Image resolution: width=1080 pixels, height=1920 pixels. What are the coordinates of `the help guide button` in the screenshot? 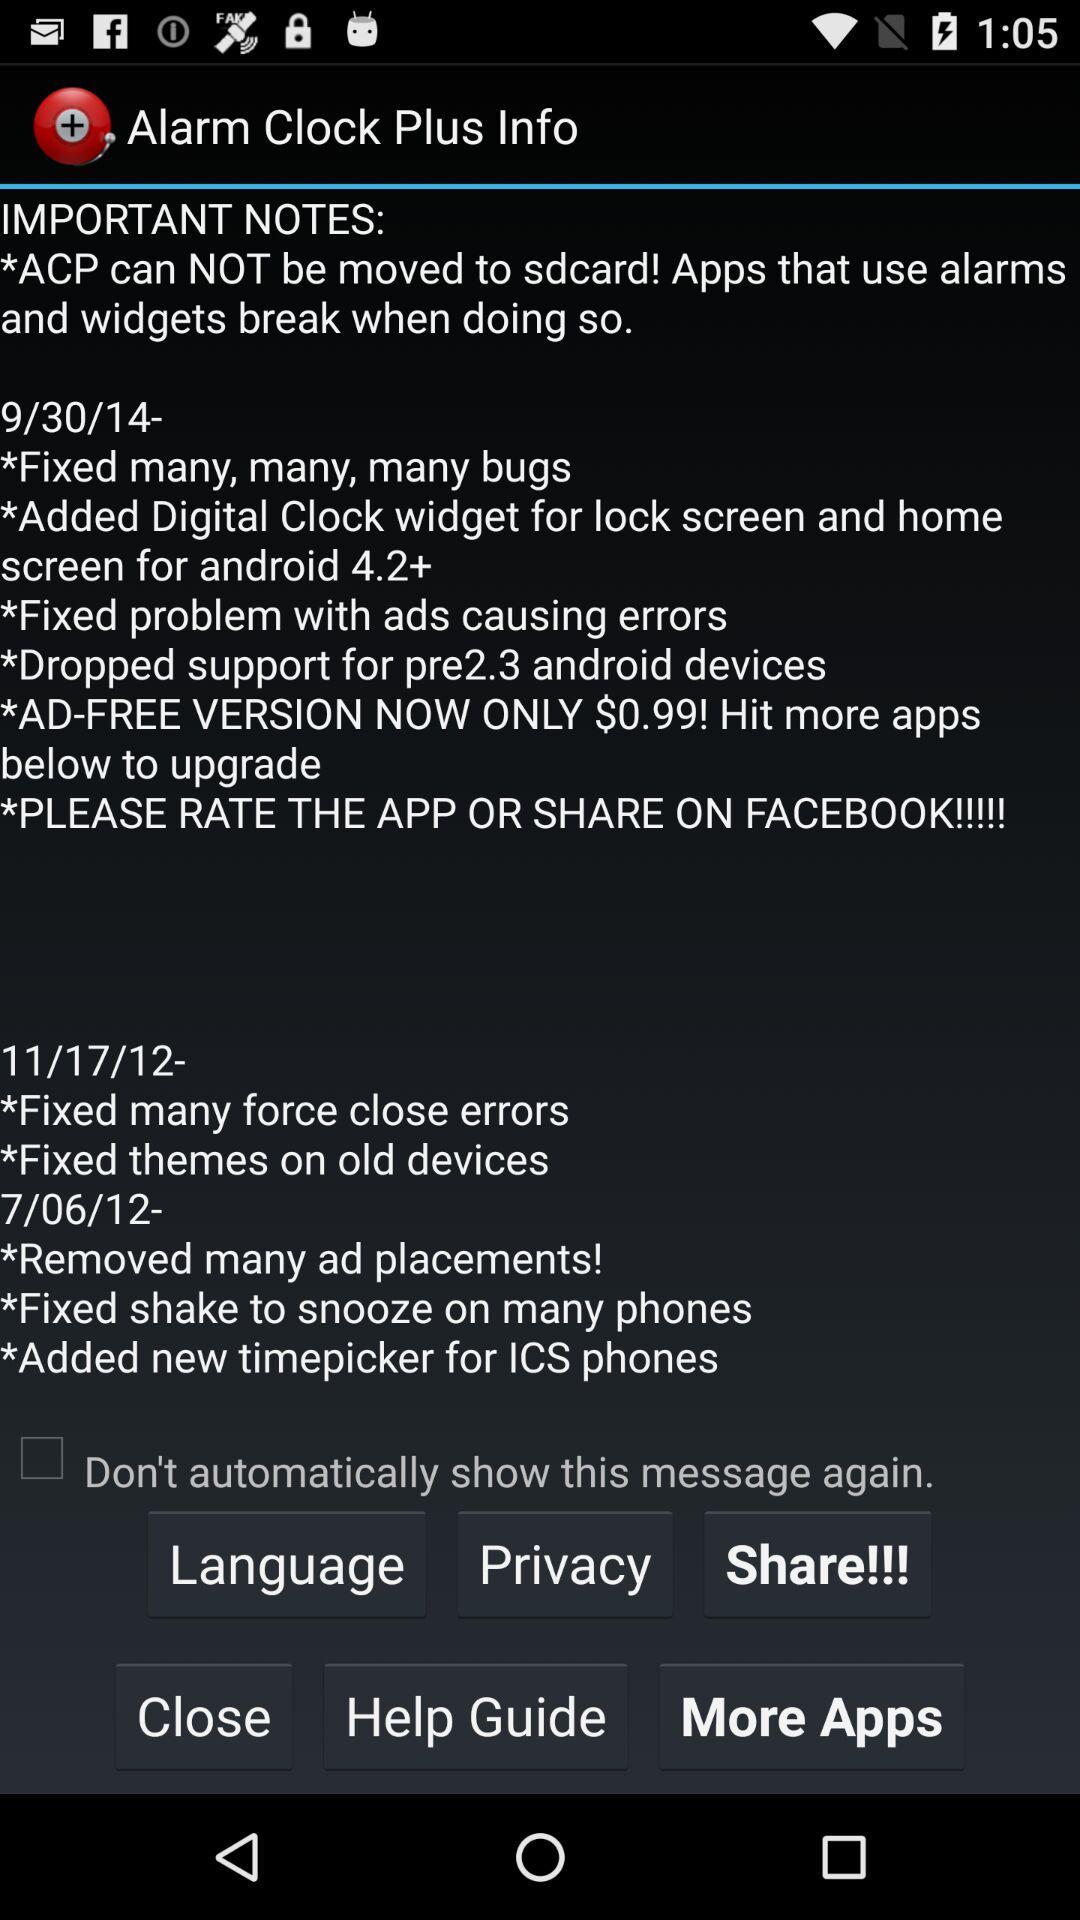 It's located at (475, 1714).